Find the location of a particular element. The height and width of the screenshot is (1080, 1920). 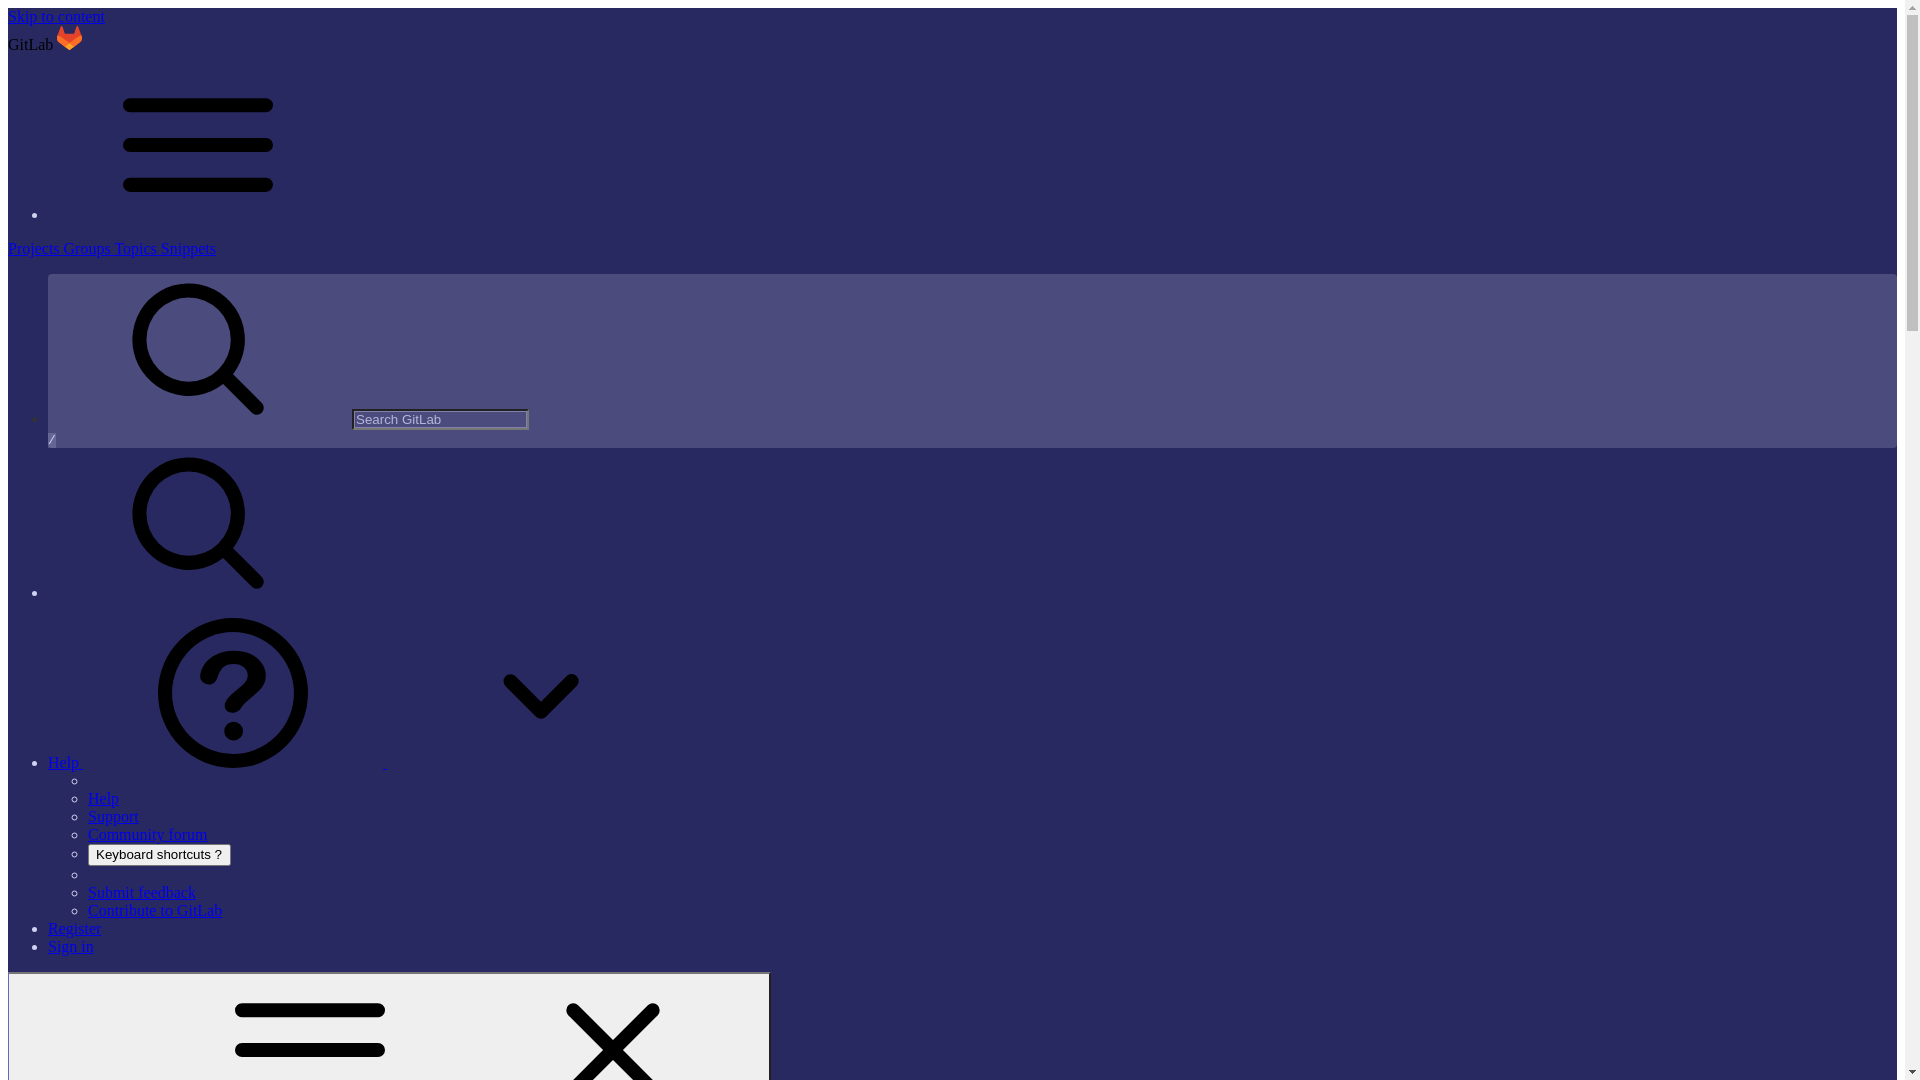

'Community forum' is located at coordinates (147, 834).